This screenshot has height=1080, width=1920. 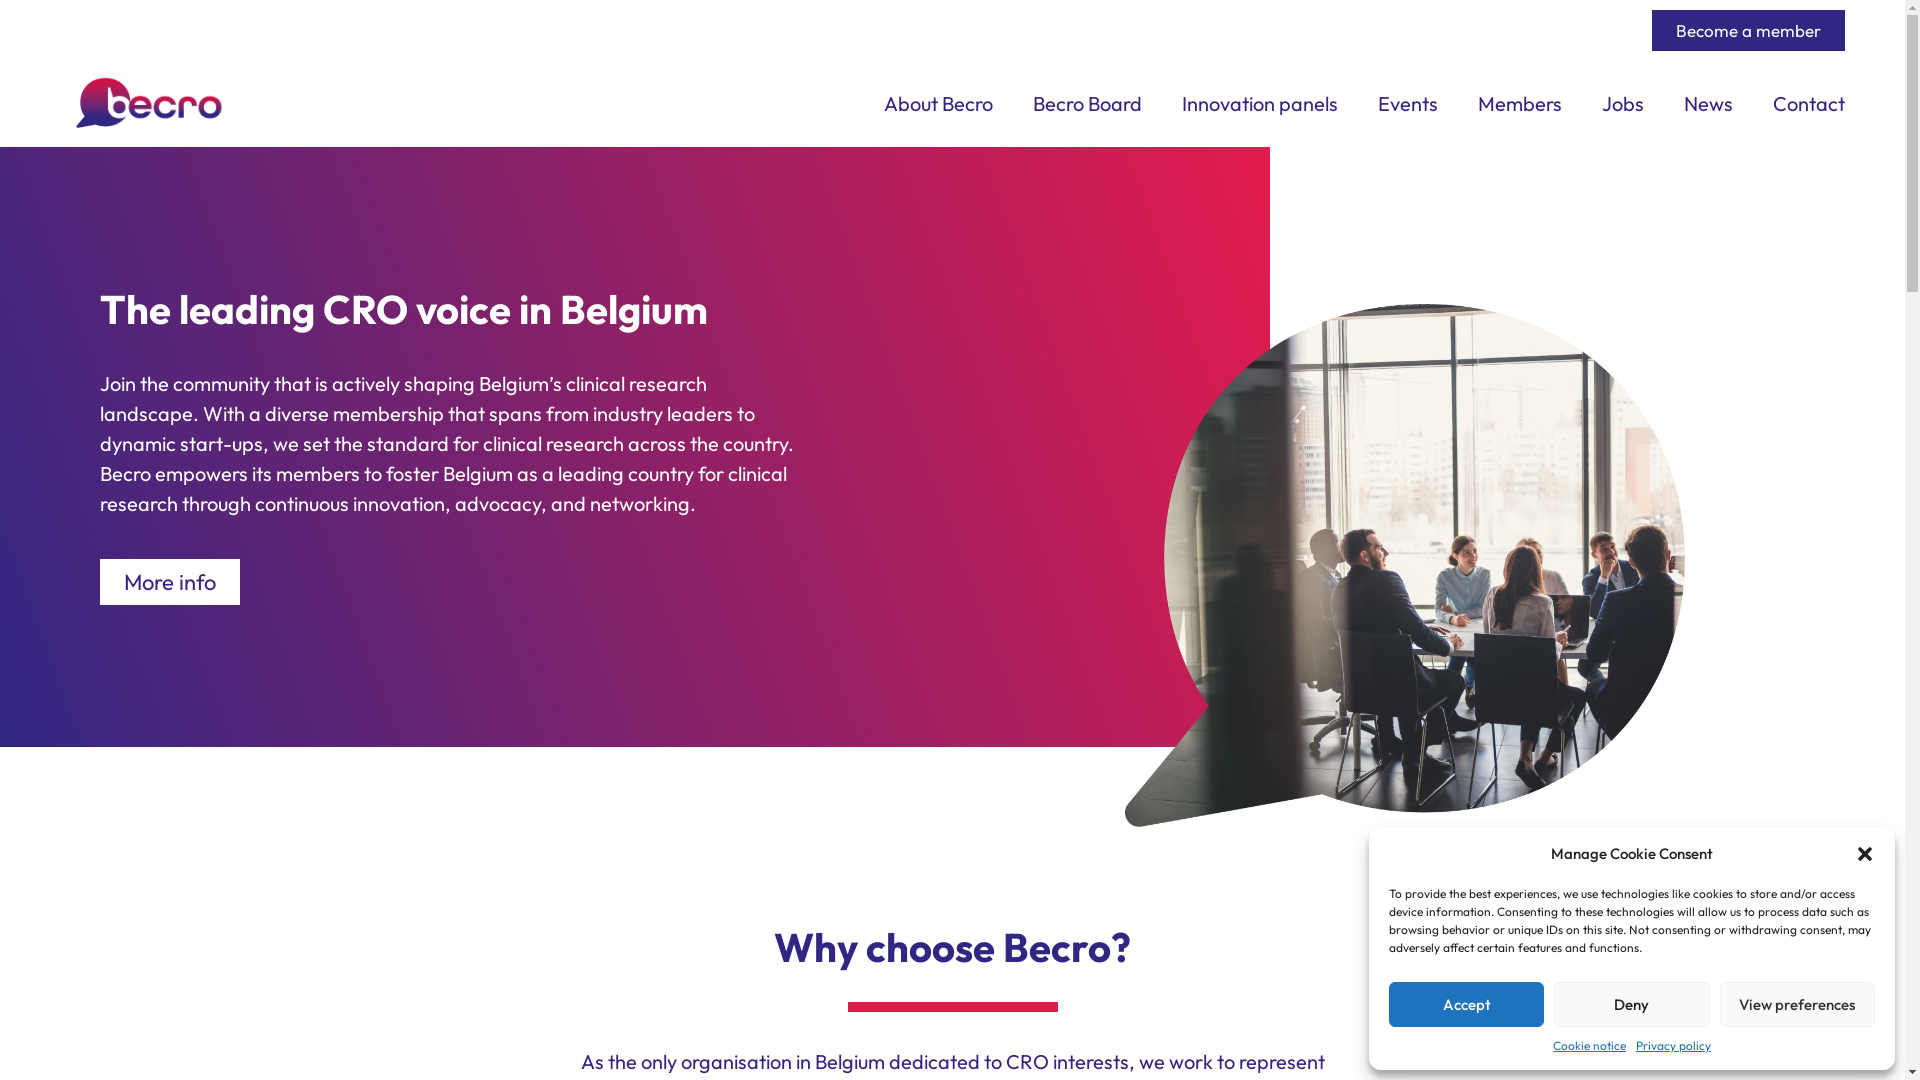 I want to click on 'Events', so click(x=1406, y=104).